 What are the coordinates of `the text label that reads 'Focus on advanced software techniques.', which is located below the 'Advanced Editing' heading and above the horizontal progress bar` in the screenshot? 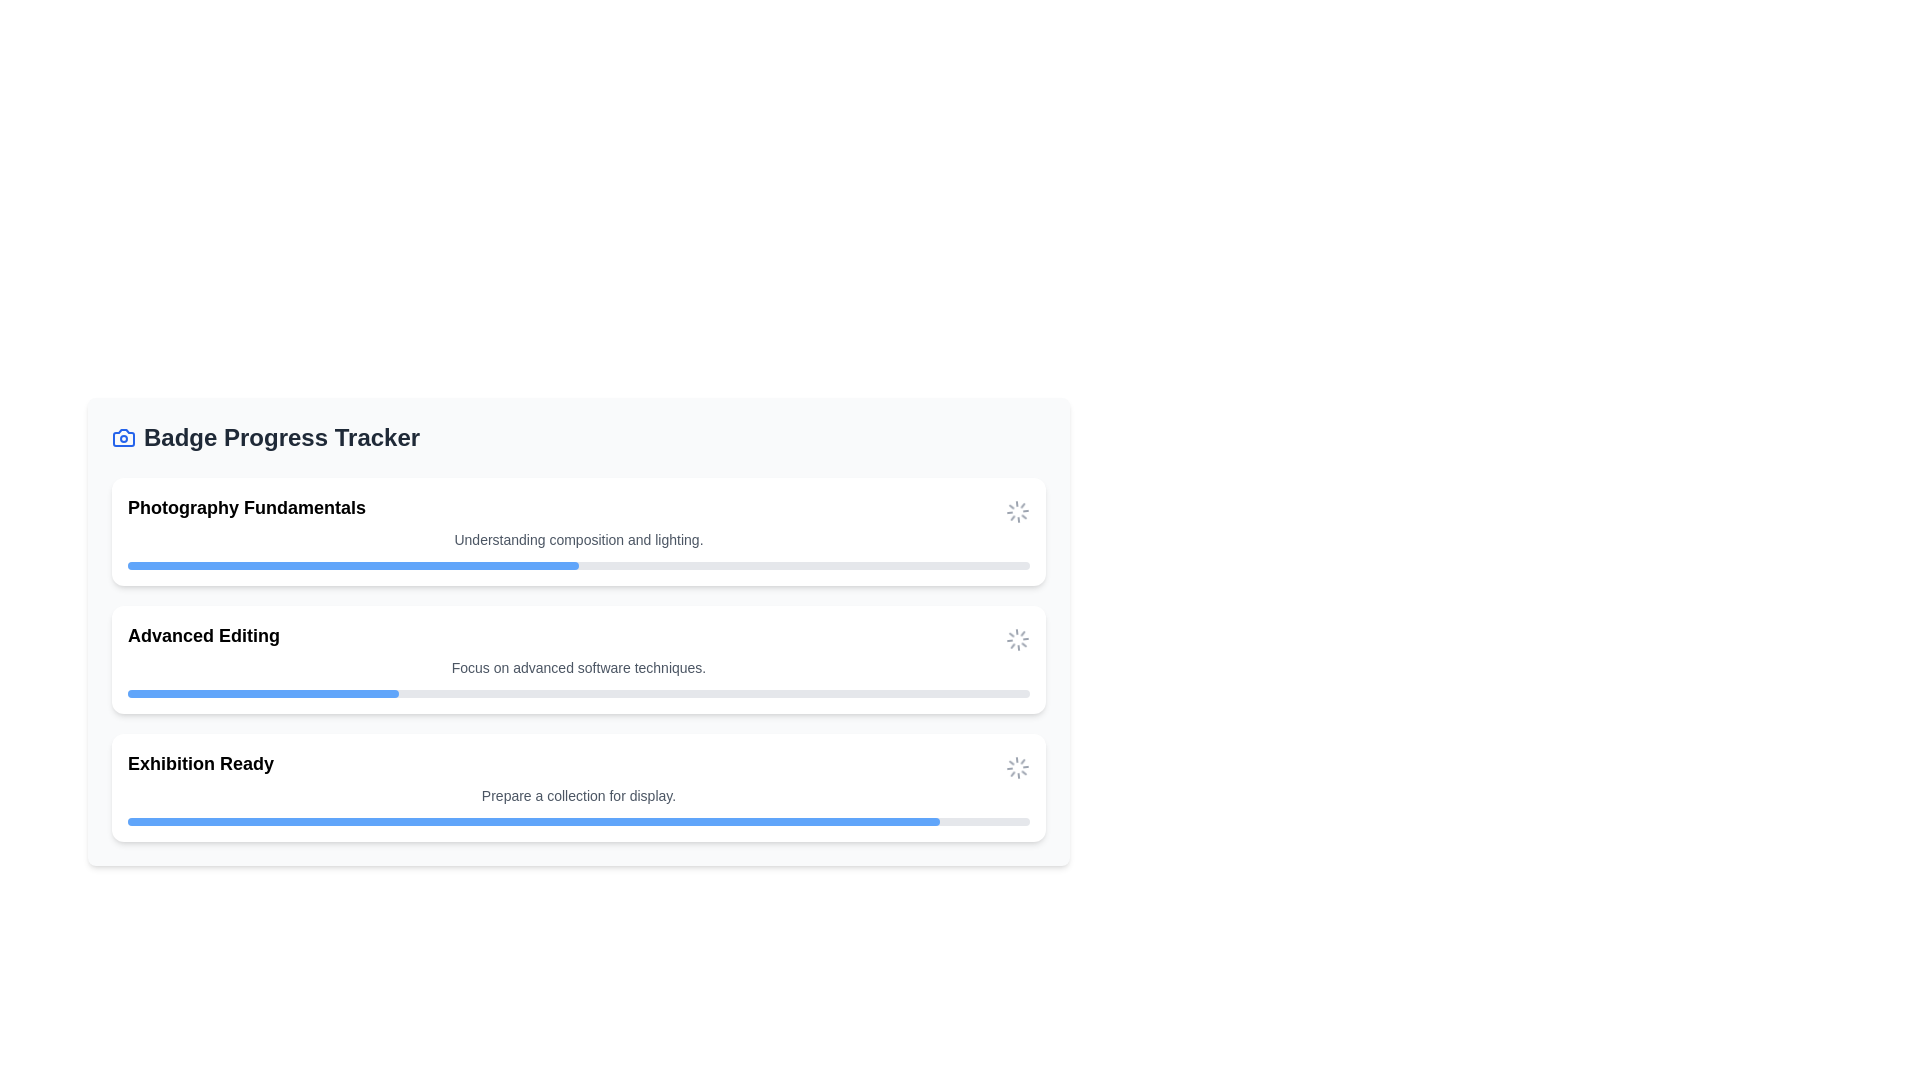 It's located at (578, 667).